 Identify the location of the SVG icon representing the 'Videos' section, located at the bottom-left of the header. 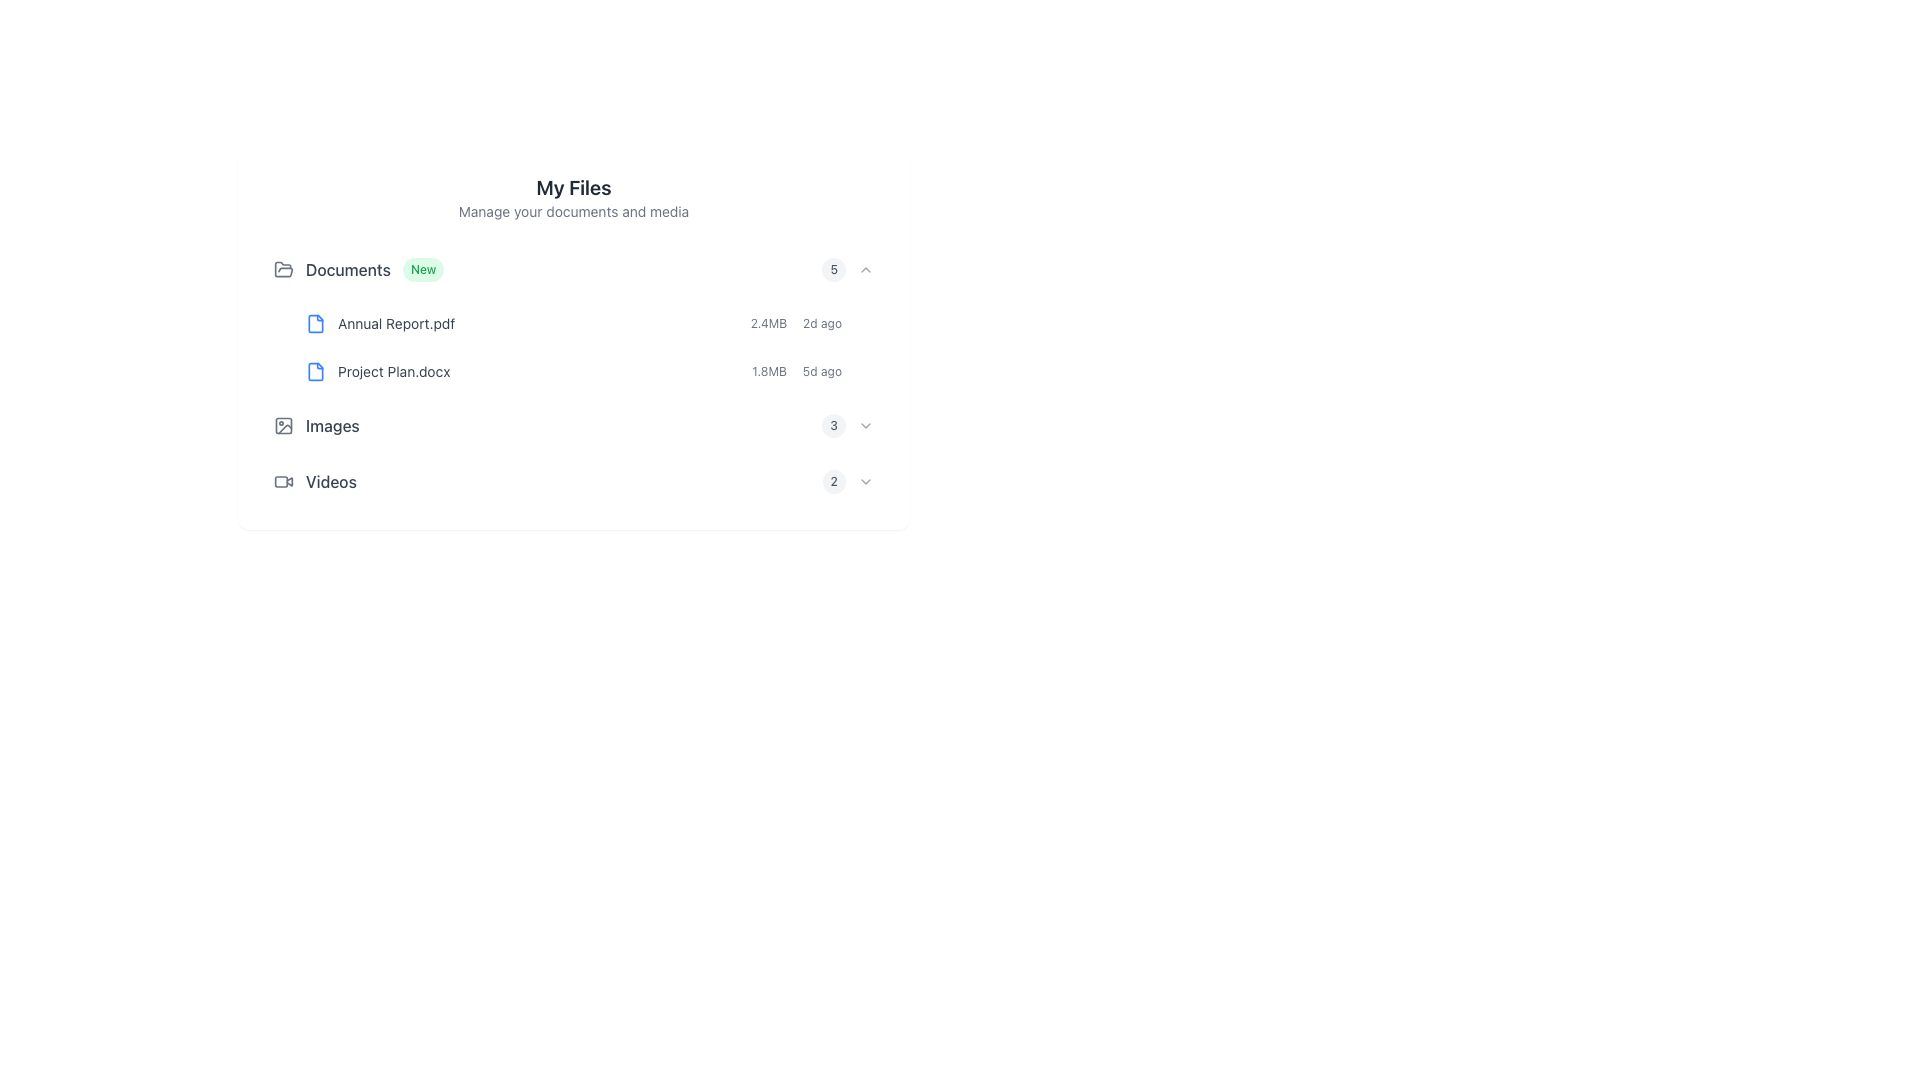
(280, 482).